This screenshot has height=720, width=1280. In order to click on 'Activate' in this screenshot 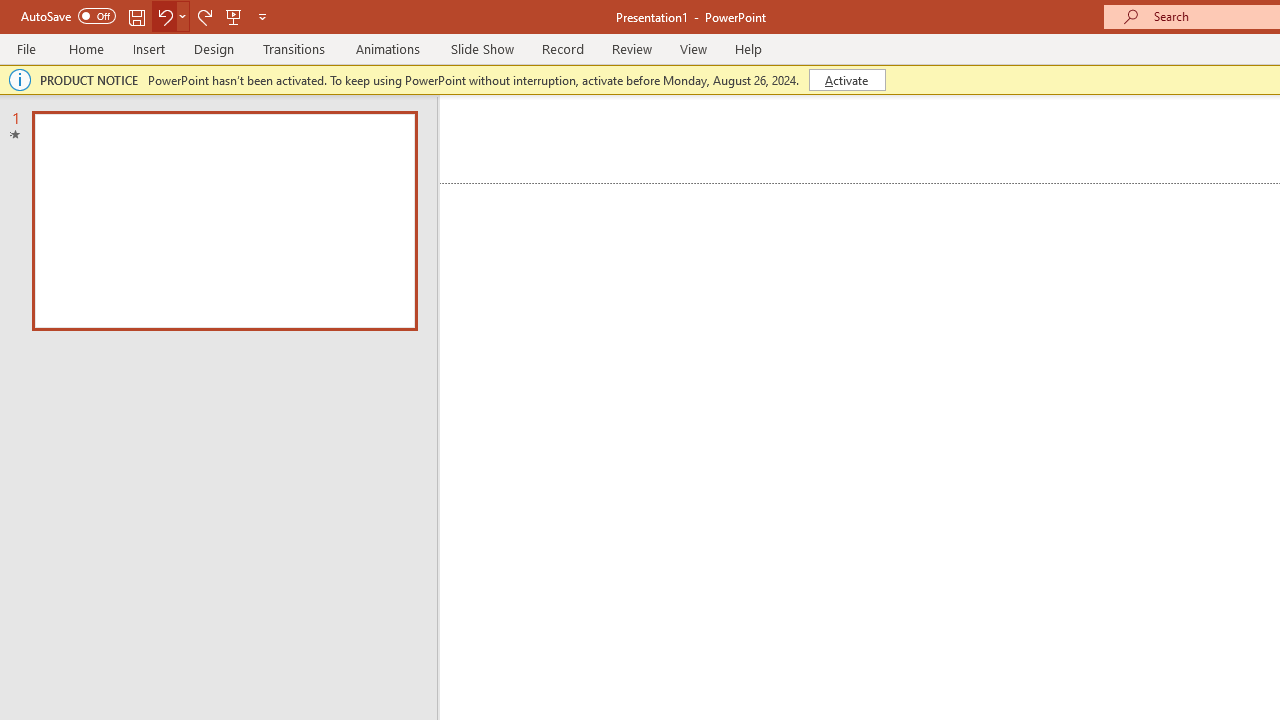, I will do `click(847, 78)`.